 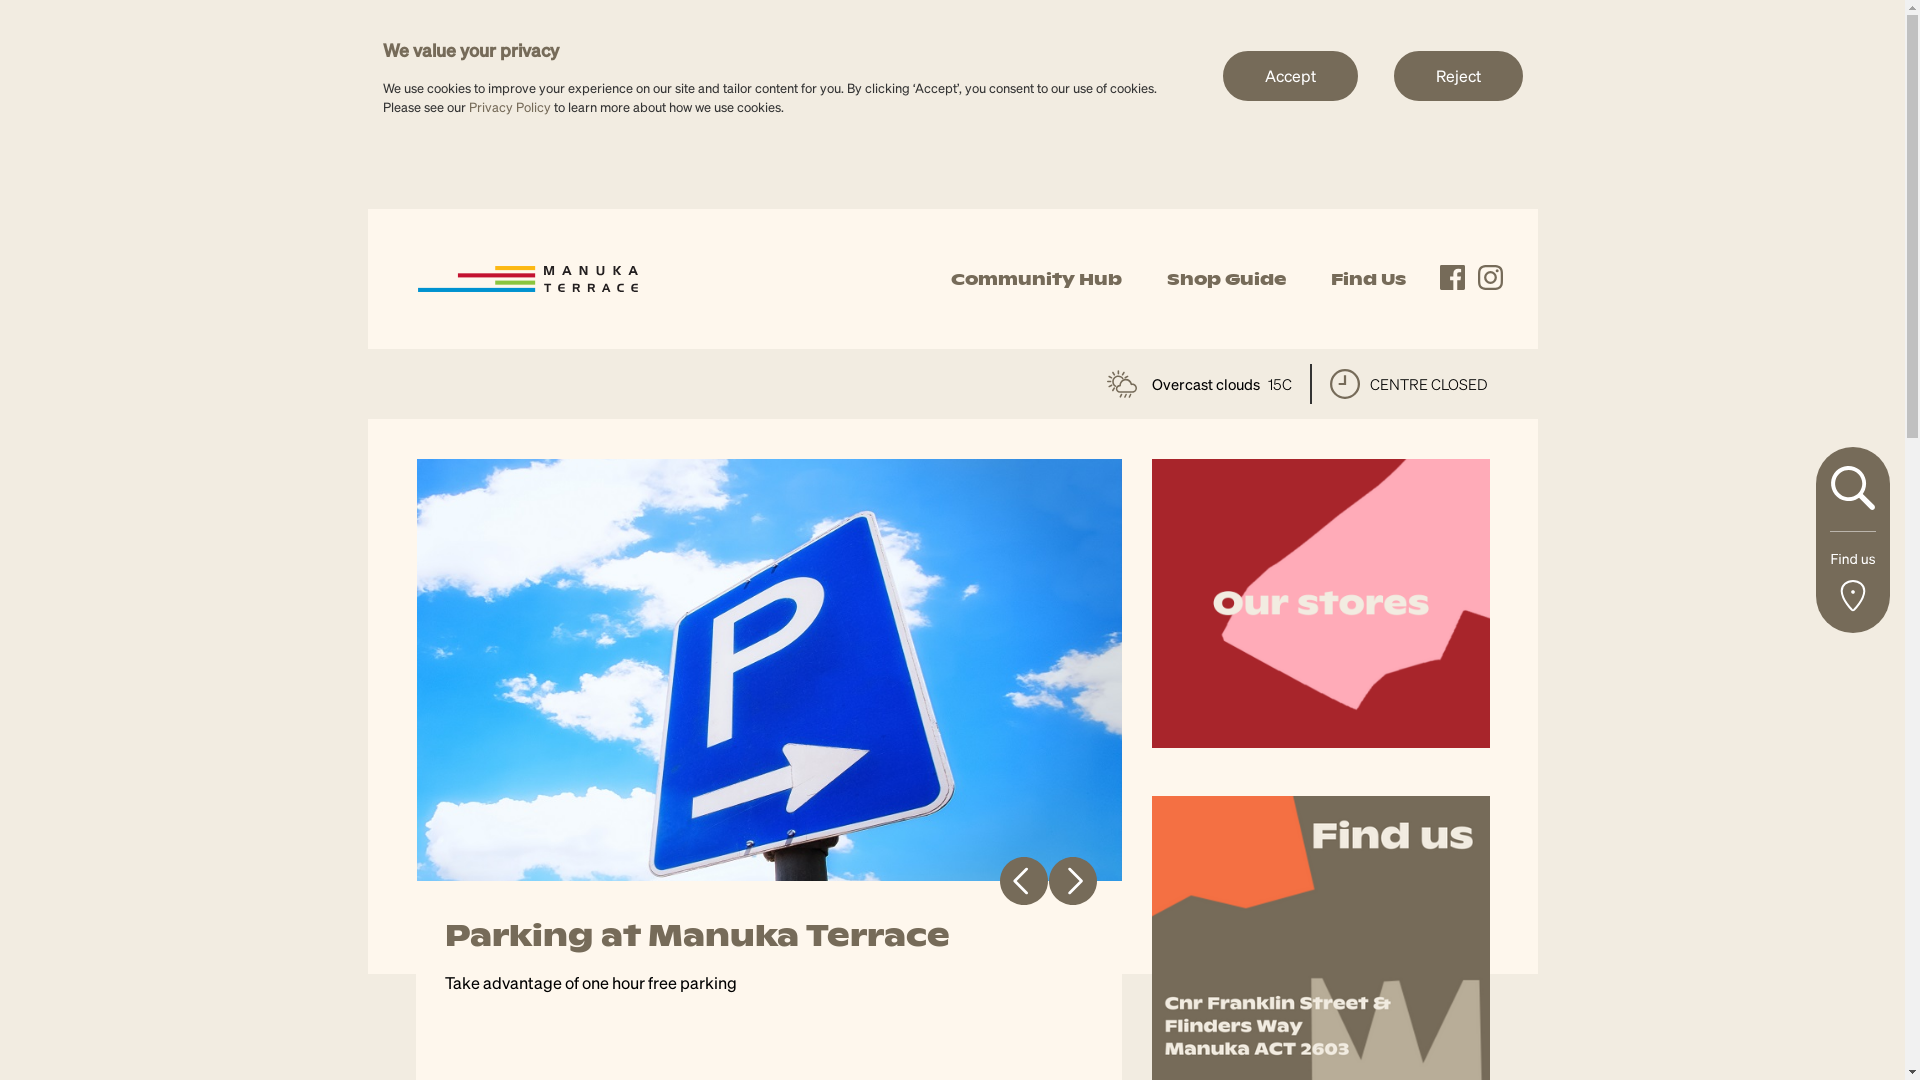 What do you see at coordinates (1070, 879) in the screenshot?
I see `'Next'` at bounding box center [1070, 879].